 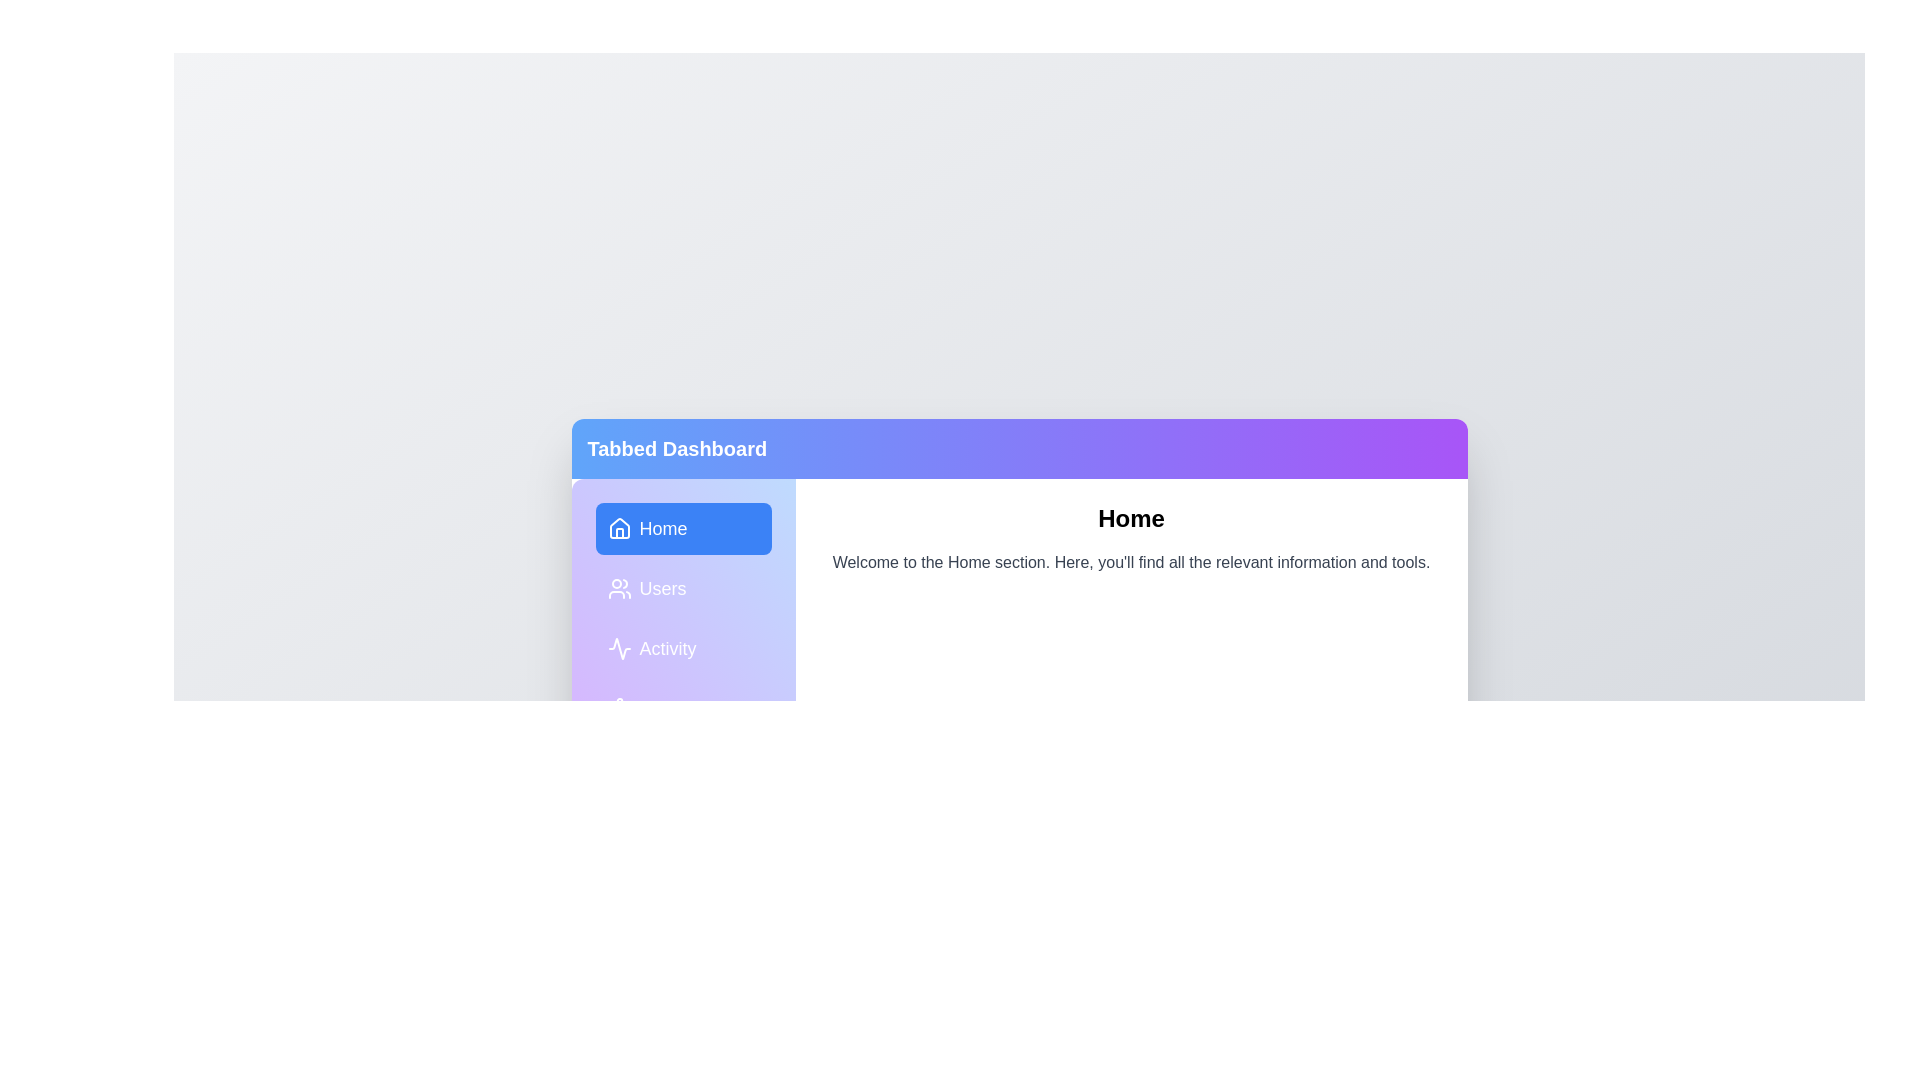 What do you see at coordinates (683, 648) in the screenshot?
I see `the tab Activity to observe the visual effect` at bounding box center [683, 648].